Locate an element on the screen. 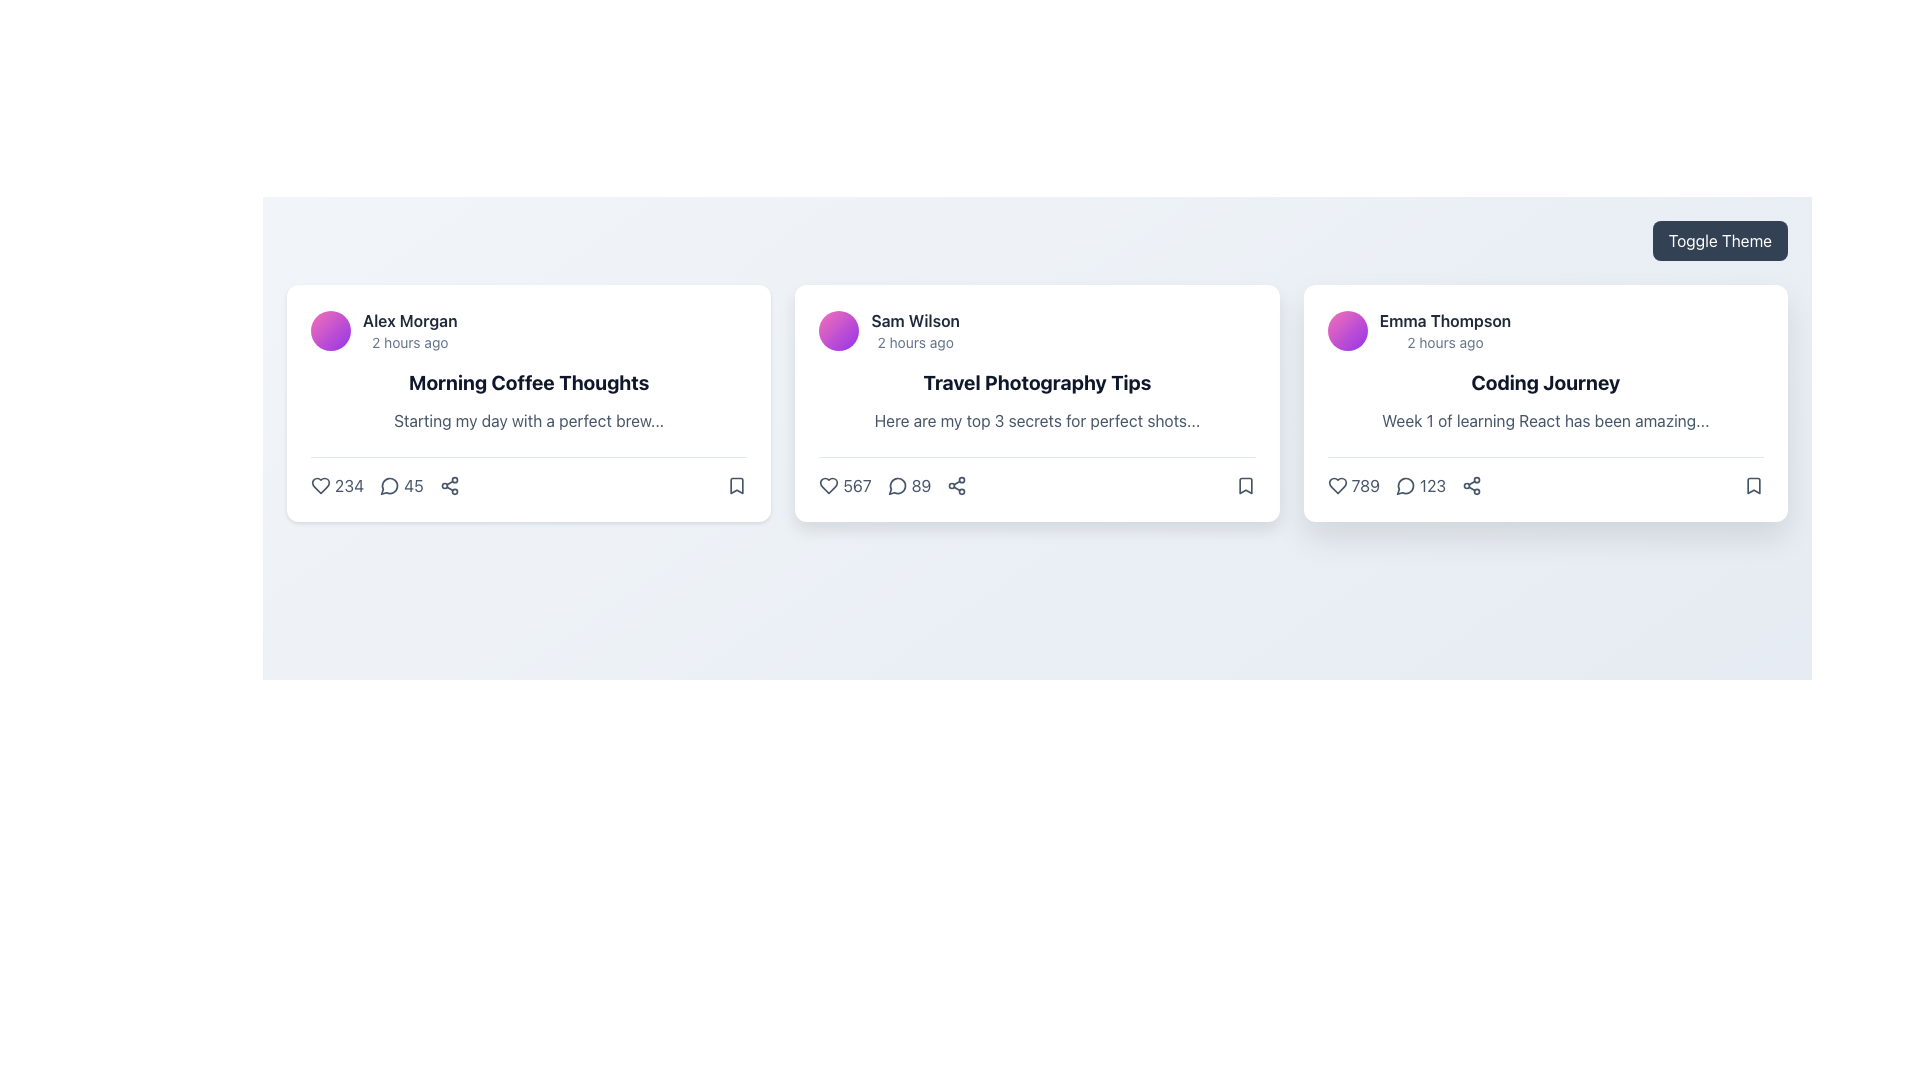  text content of the second textual component in the card interface, located below the username 'Emma Thompson' and timestamp '2 hours ago' is located at coordinates (1544, 382).